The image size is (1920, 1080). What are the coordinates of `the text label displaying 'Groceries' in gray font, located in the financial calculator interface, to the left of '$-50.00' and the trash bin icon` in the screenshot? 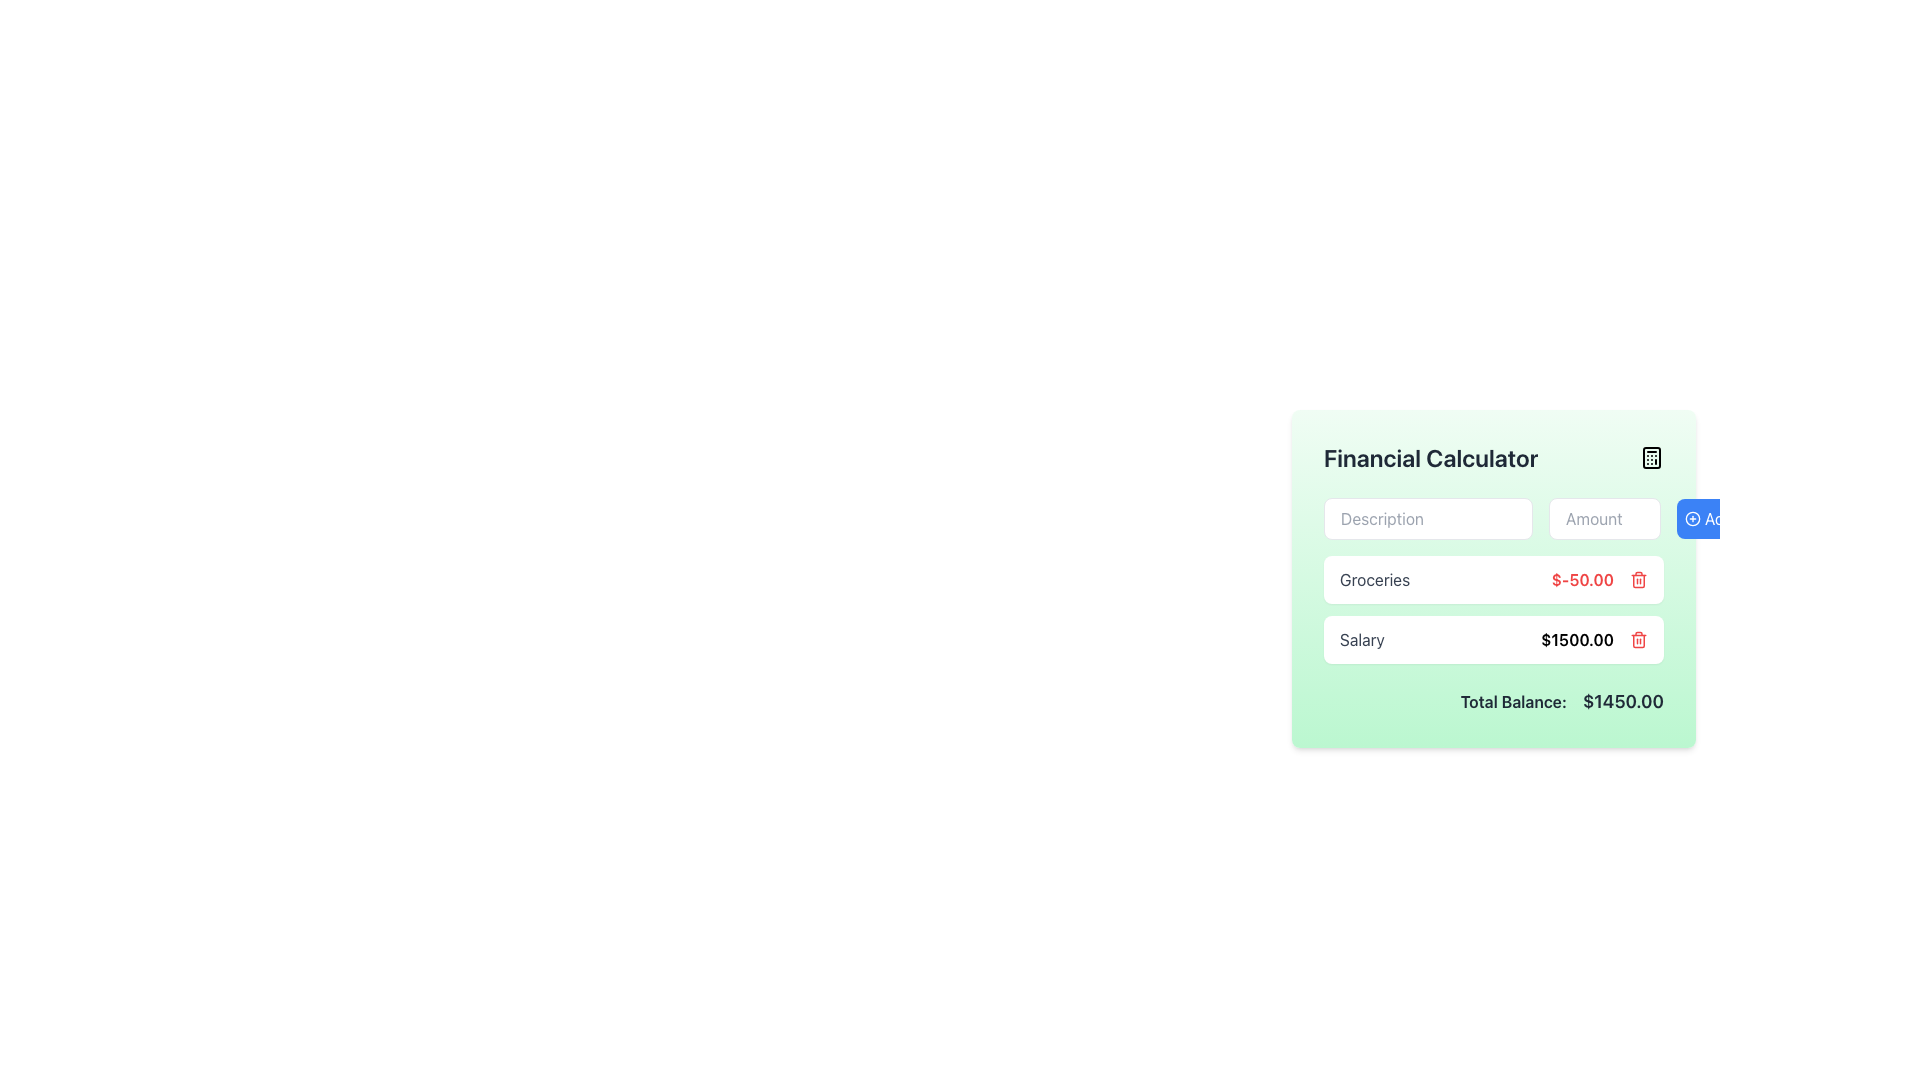 It's located at (1374, 579).